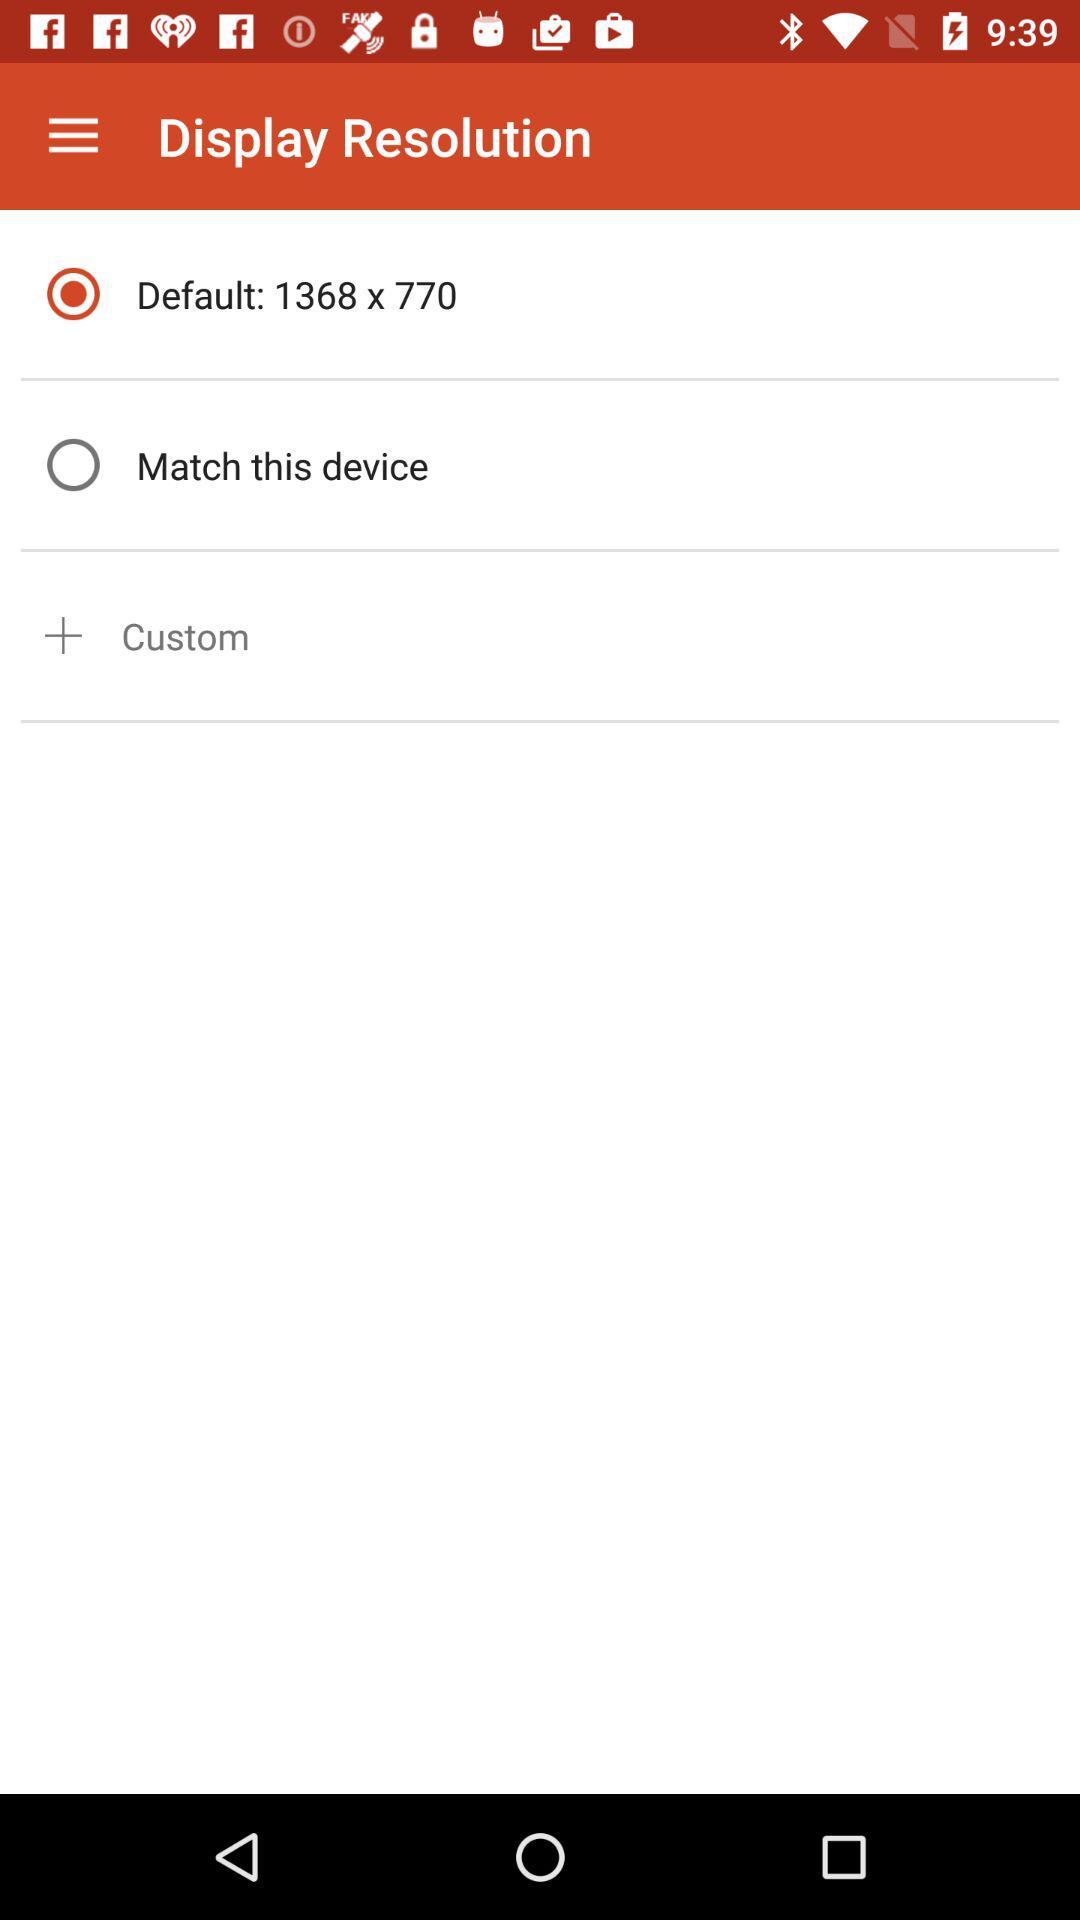 The height and width of the screenshot is (1920, 1080). I want to click on the icon next to the display resolution icon, so click(72, 135).